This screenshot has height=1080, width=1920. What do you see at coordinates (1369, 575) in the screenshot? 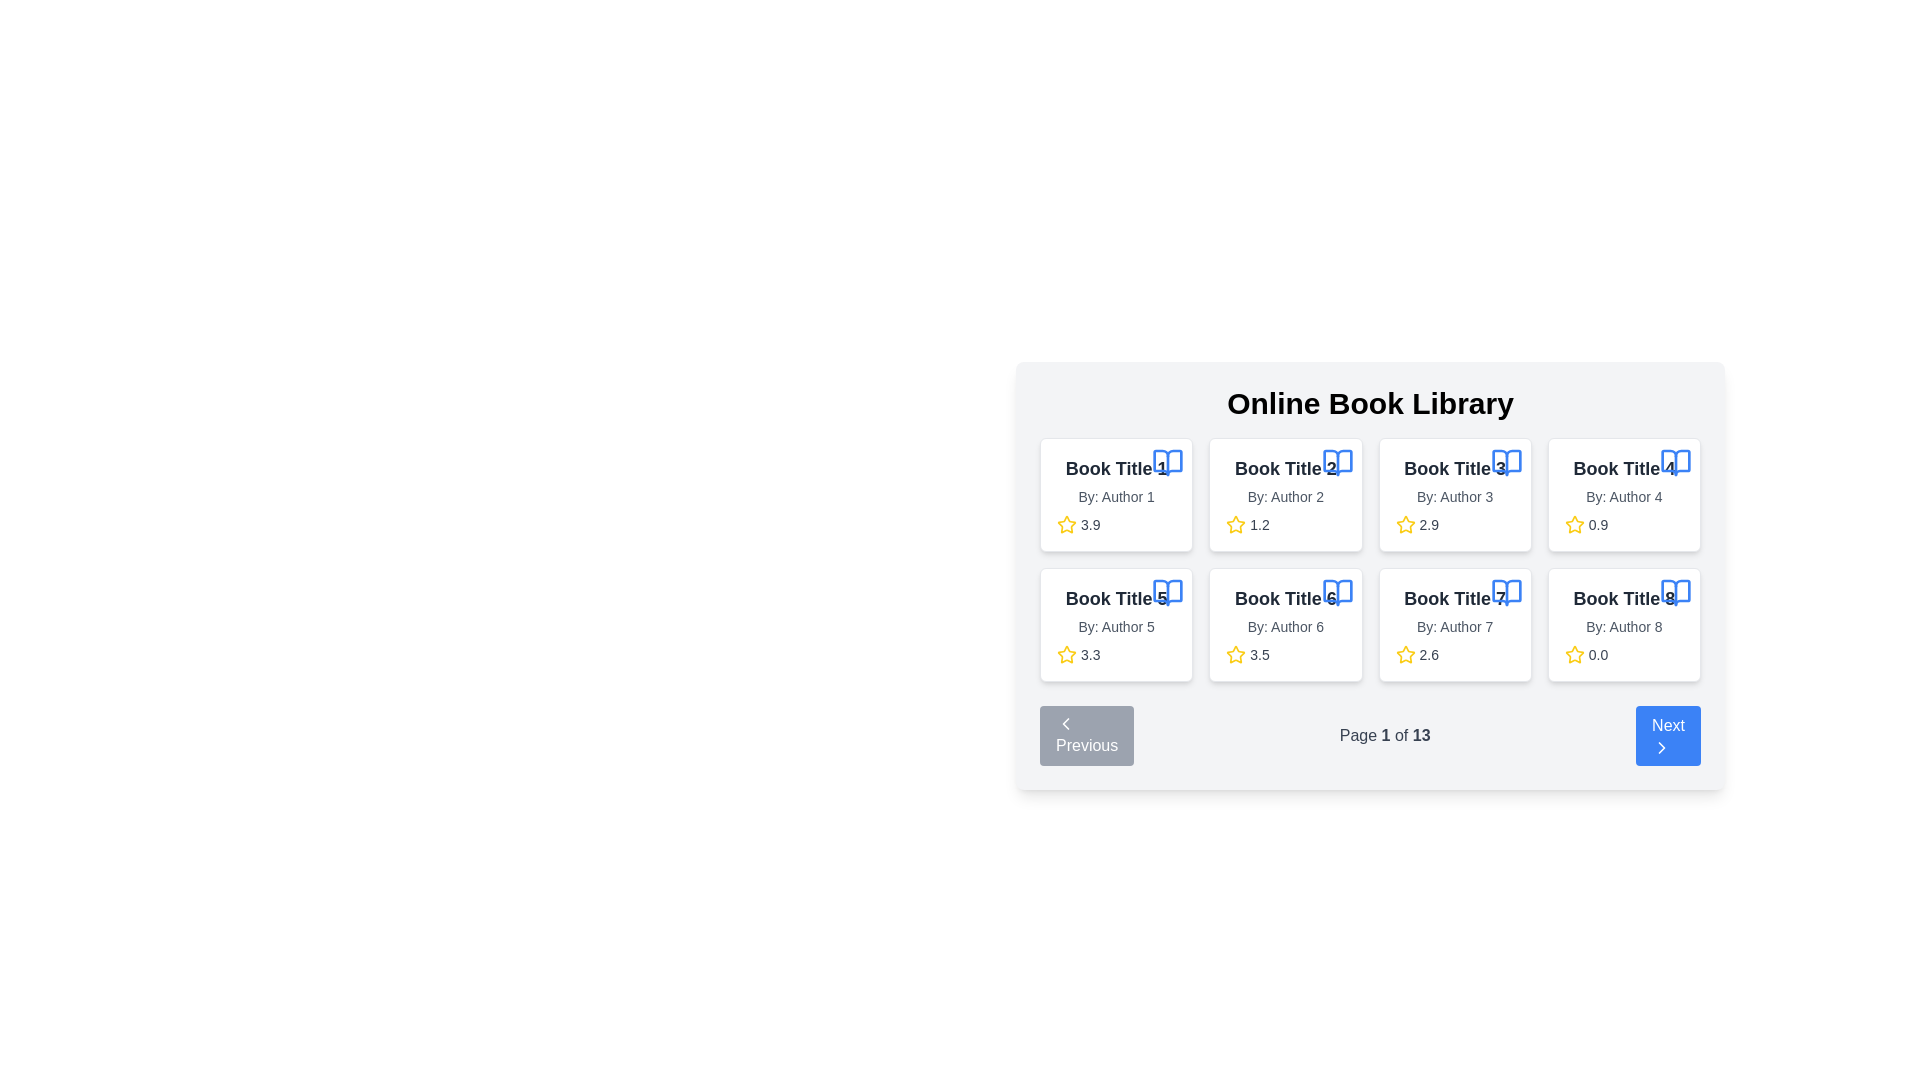
I see `the book entry data card` at bounding box center [1369, 575].